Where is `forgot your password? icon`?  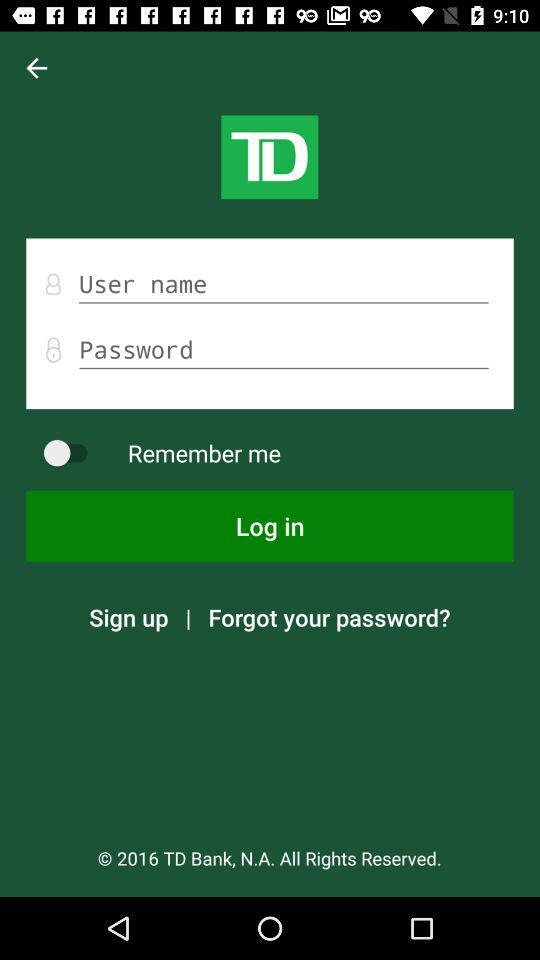
forgot your password? icon is located at coordinates (329, 616).